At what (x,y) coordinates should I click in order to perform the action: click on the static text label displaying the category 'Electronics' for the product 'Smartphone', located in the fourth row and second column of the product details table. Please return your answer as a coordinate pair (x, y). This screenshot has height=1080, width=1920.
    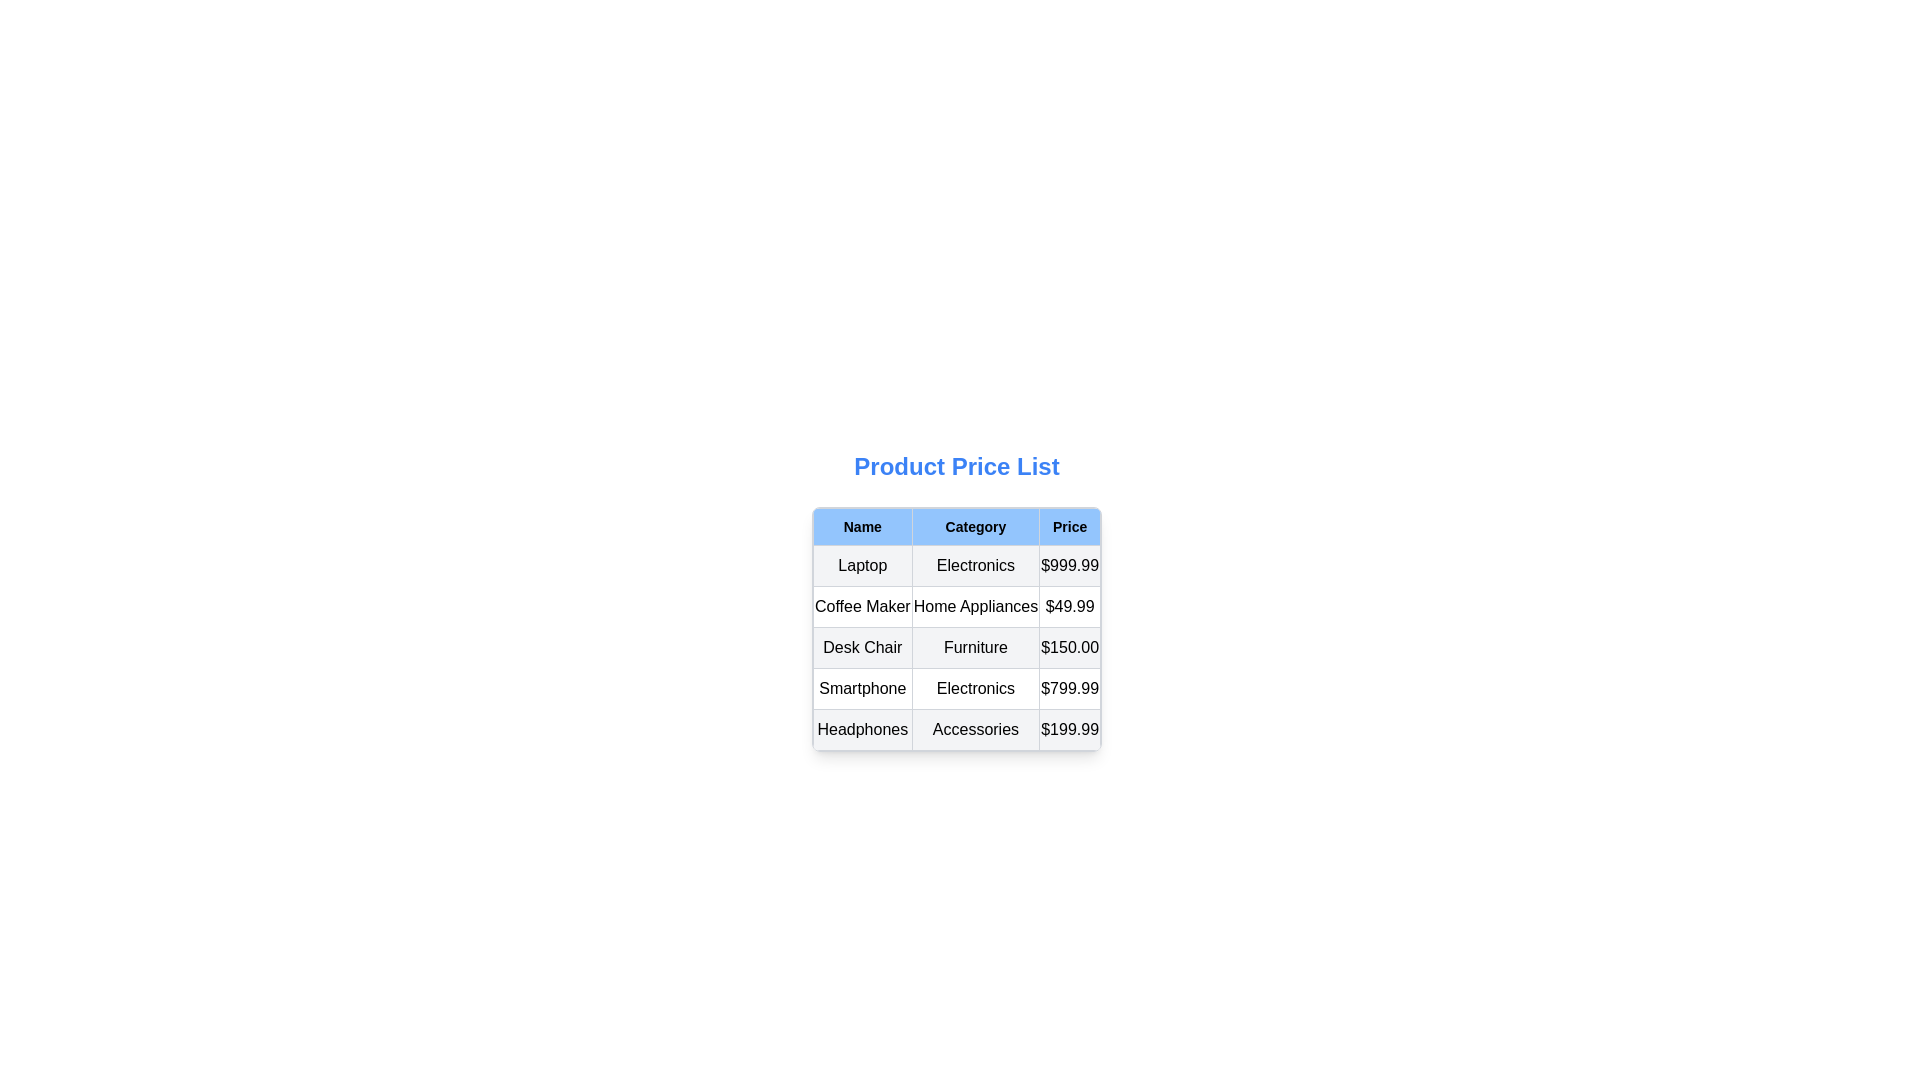
    Looking at the image, I should click on (975, 688).